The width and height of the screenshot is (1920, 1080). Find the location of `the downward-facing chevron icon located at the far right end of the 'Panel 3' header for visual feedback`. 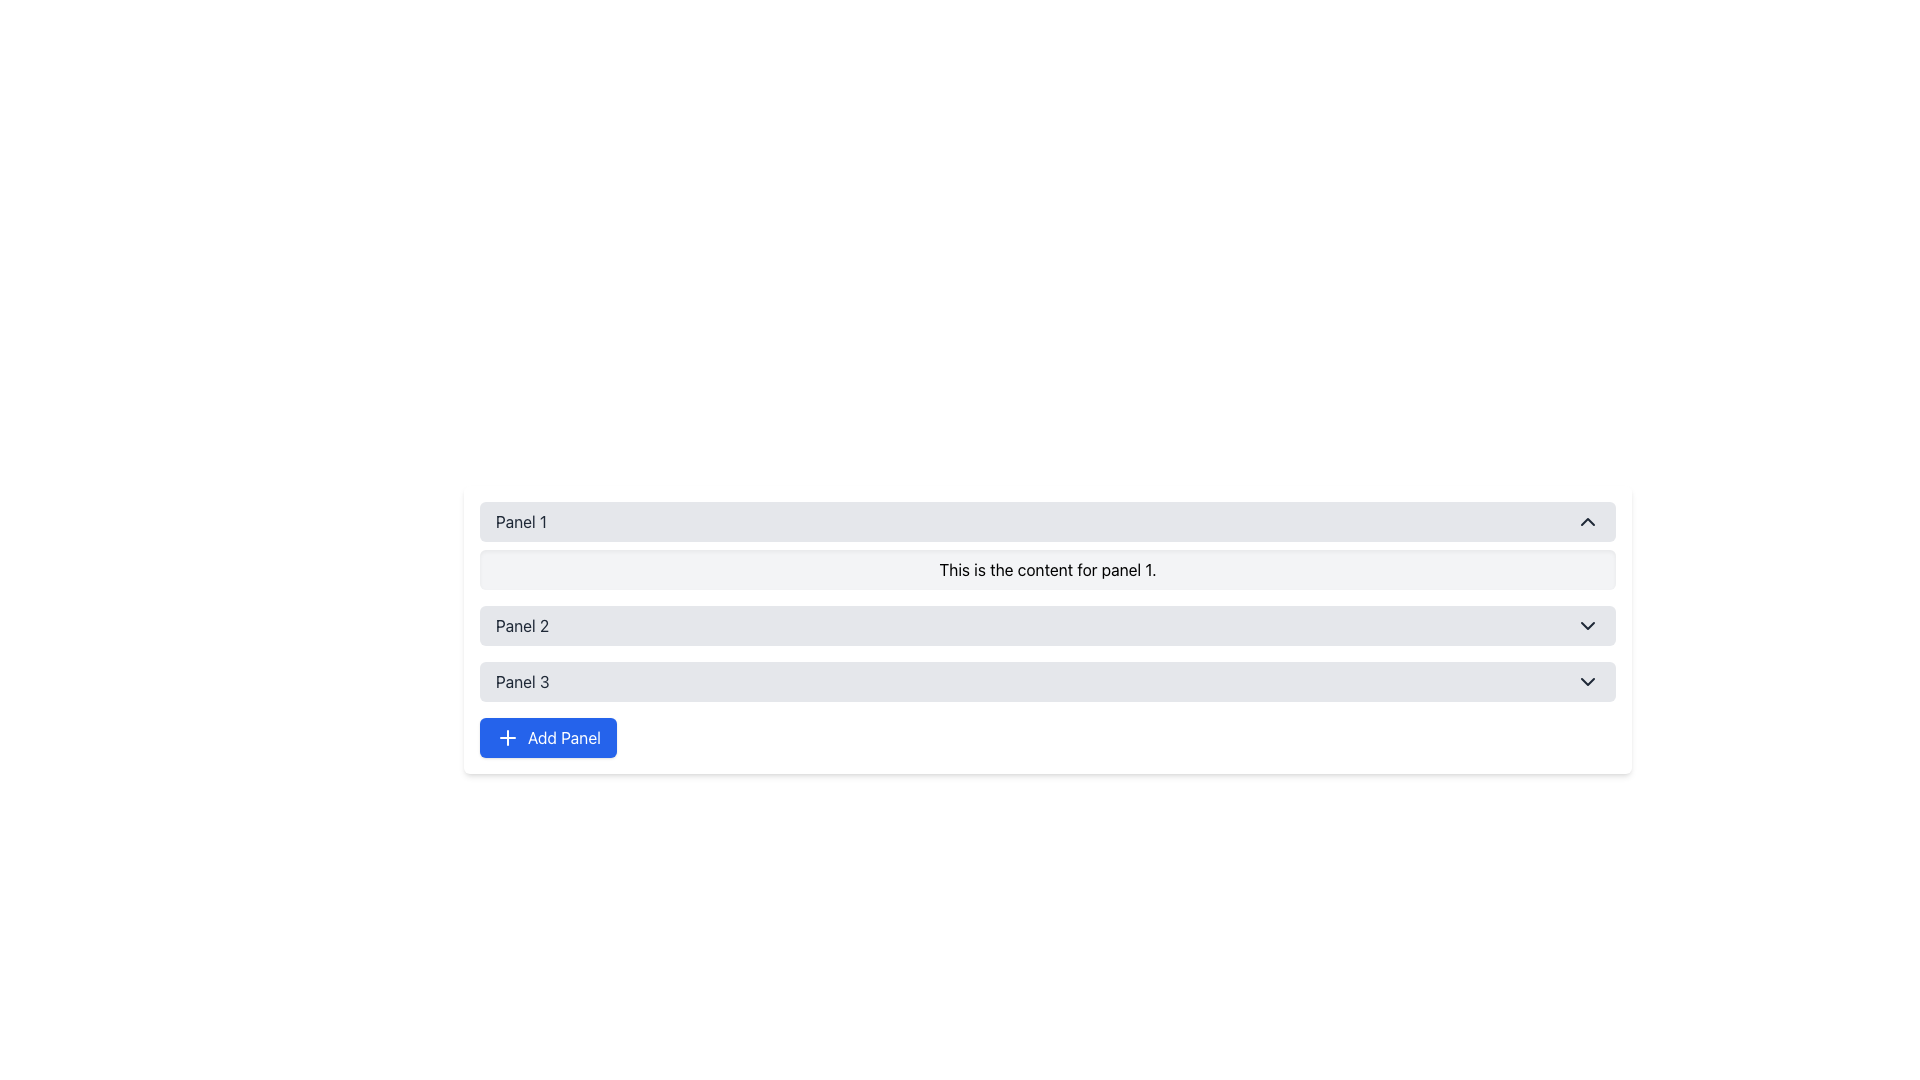

the downward-facing chevron icon located at the far right end of the 'Panel 3' header for visual feedback is located at coordinates (1587, 681).